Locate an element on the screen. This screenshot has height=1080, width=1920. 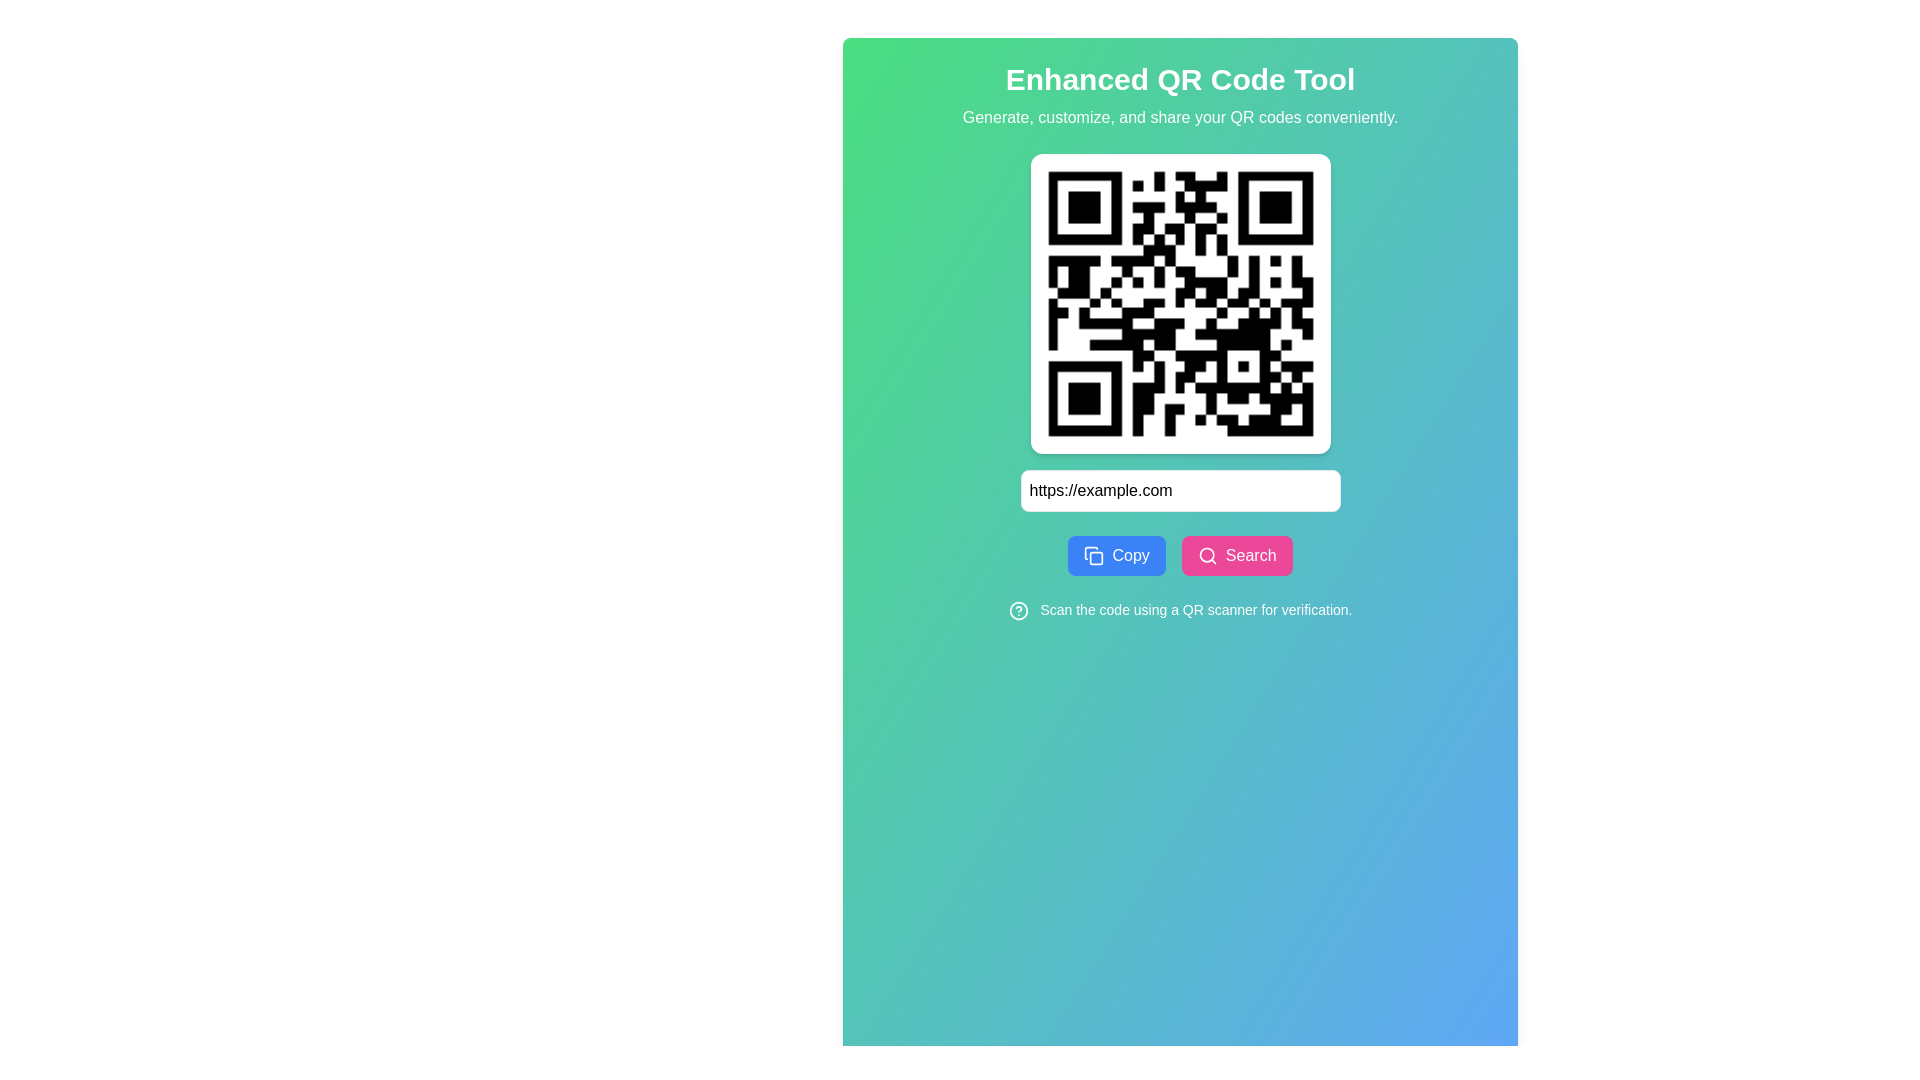
the brightly styled 'Search' button with a pink background and white text is located at coordinates (1236, 555).